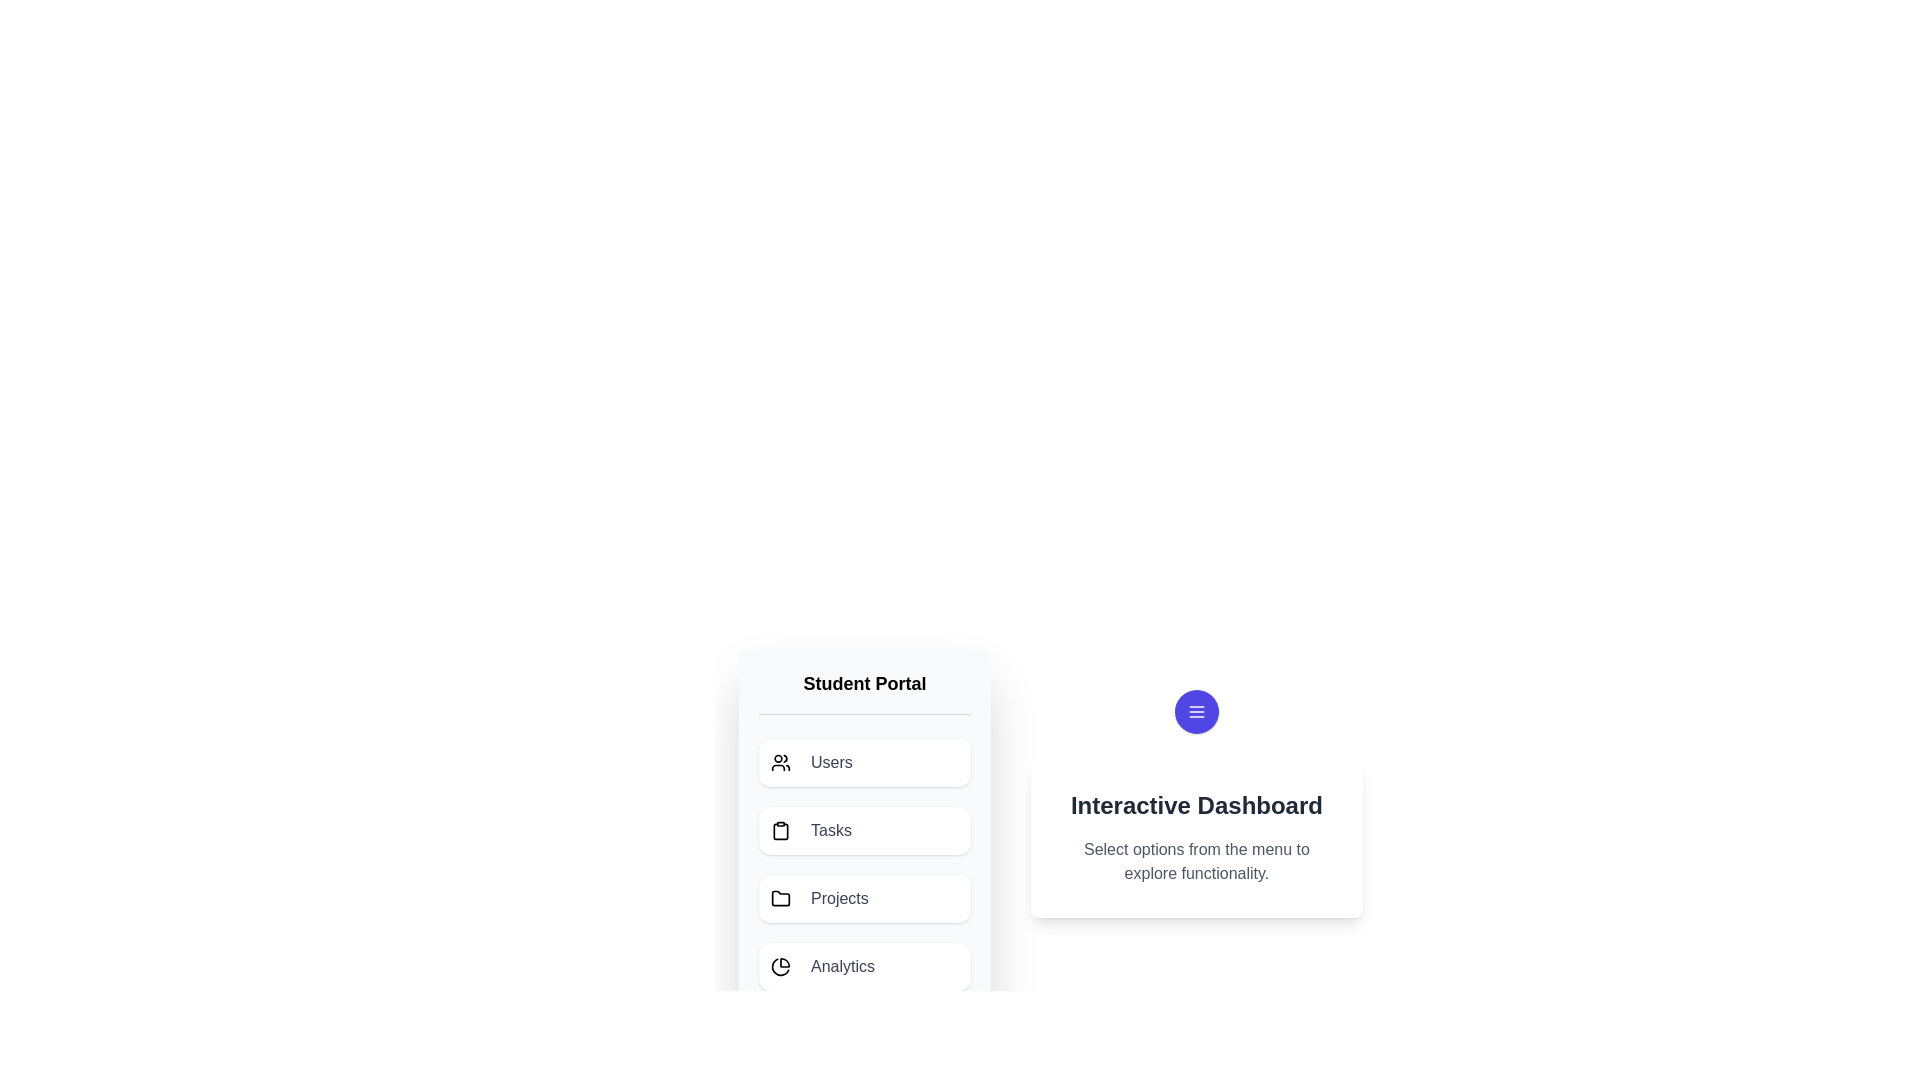 The width and height of the screenshot is (1920, 1080). What do you see at coordinates (1196, 711) in the screenshot?
I see `the menu button to toggle the drawer visibility` at bounding box center [1196, 711].